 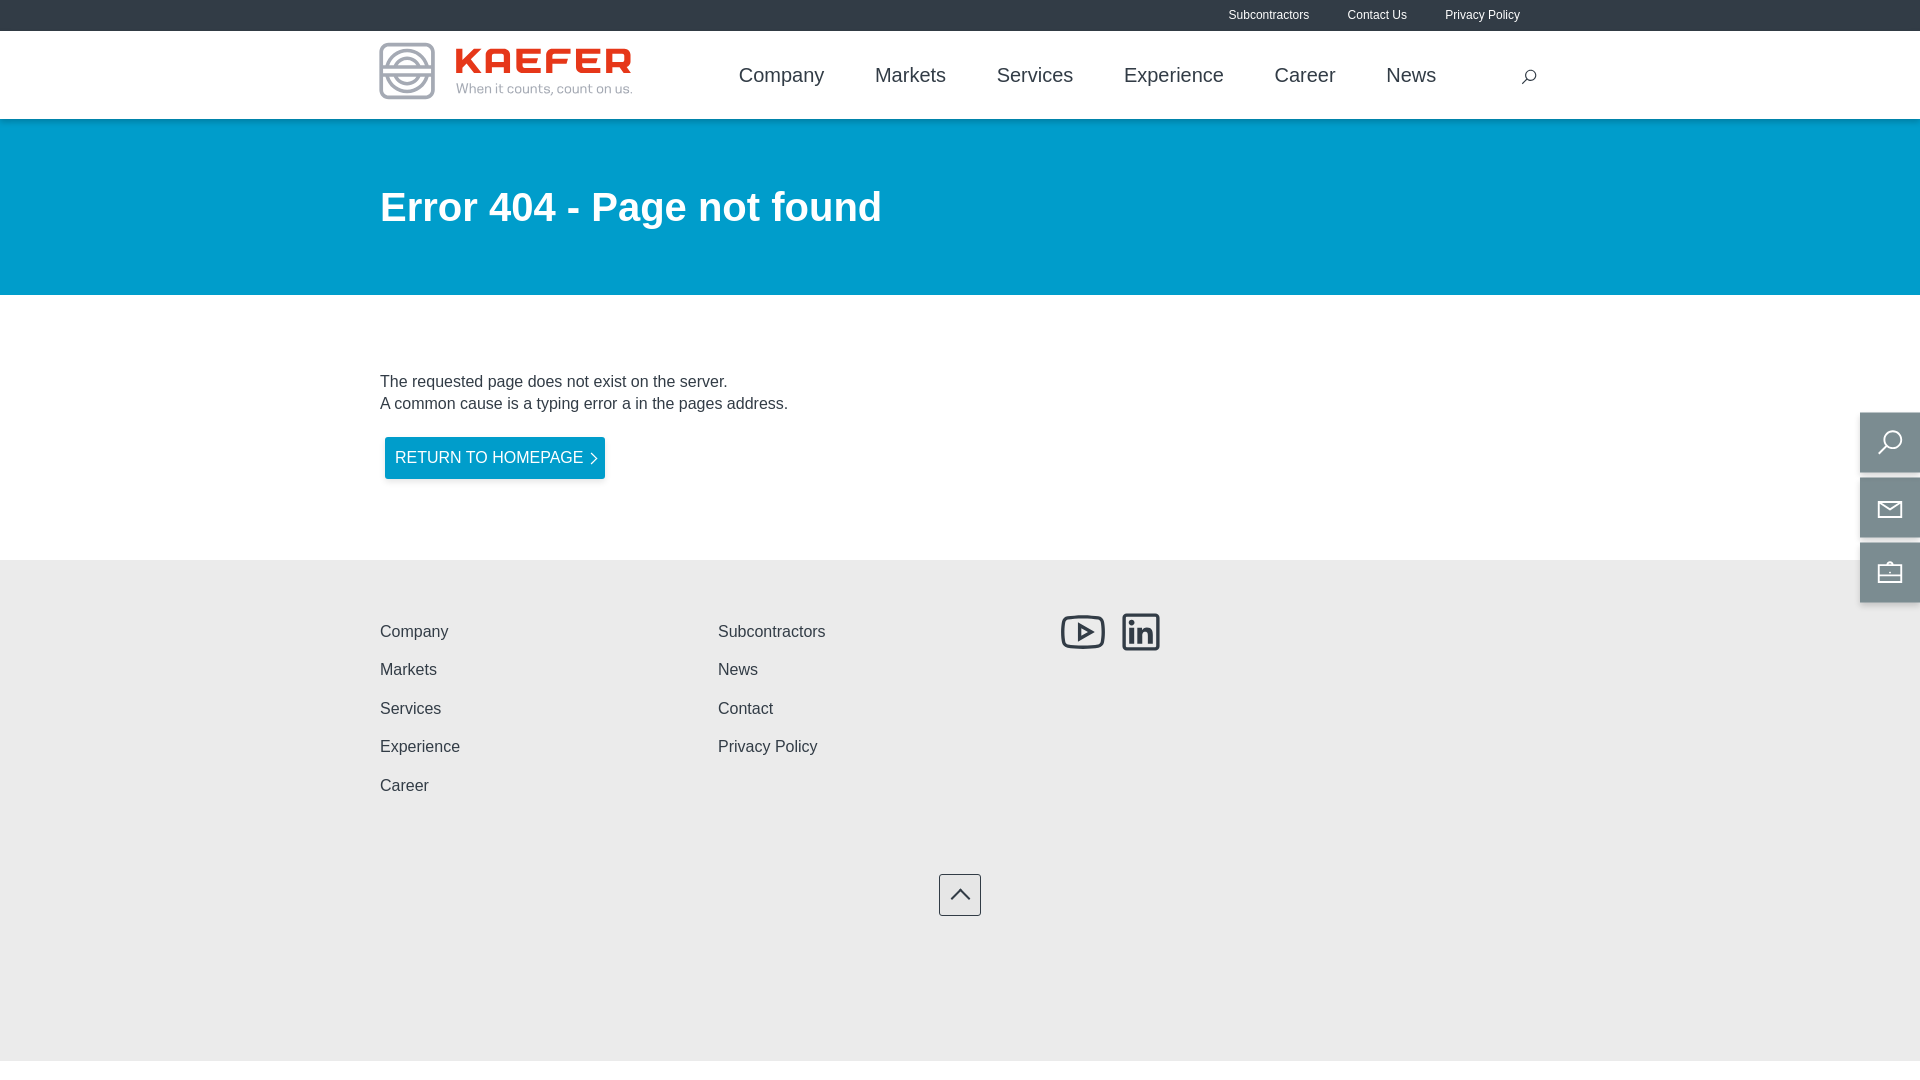 I want to click on 'Career', so click(x=1305, y=75).